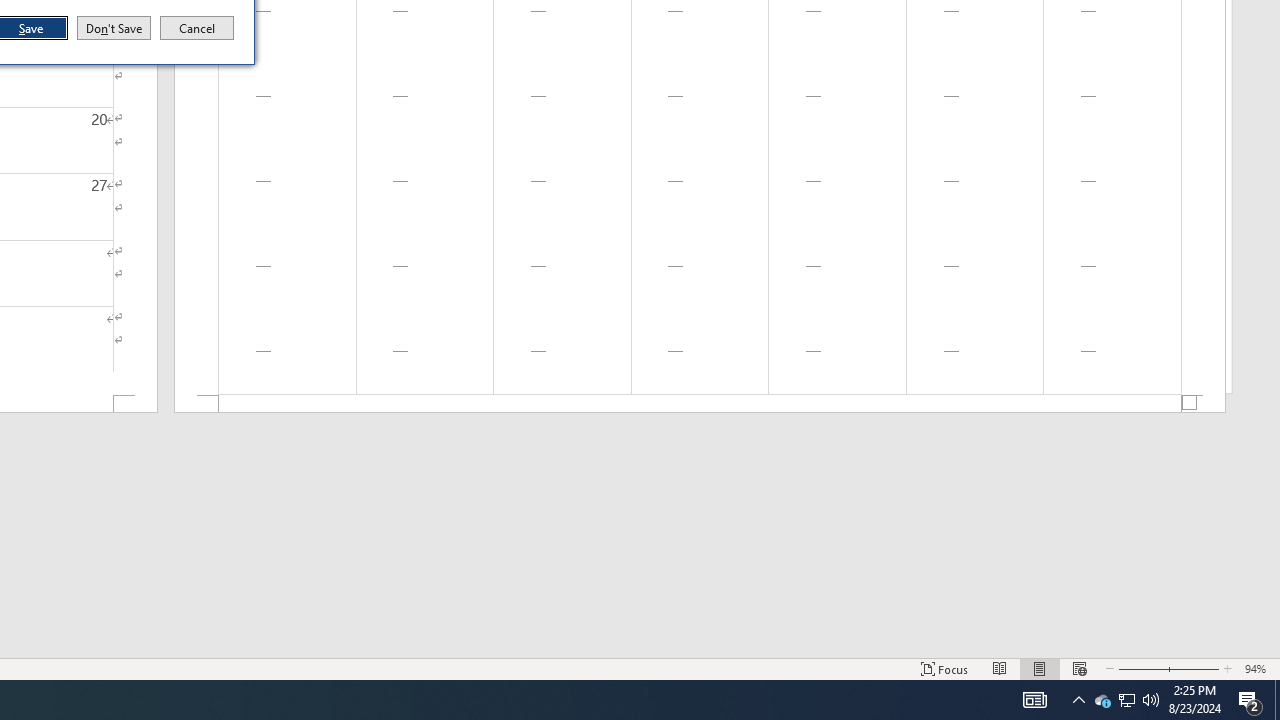  Describe the element at coordinates (1250, 698) in the screenshot. I see `'Action Center, 2 new notifications'` at that location.